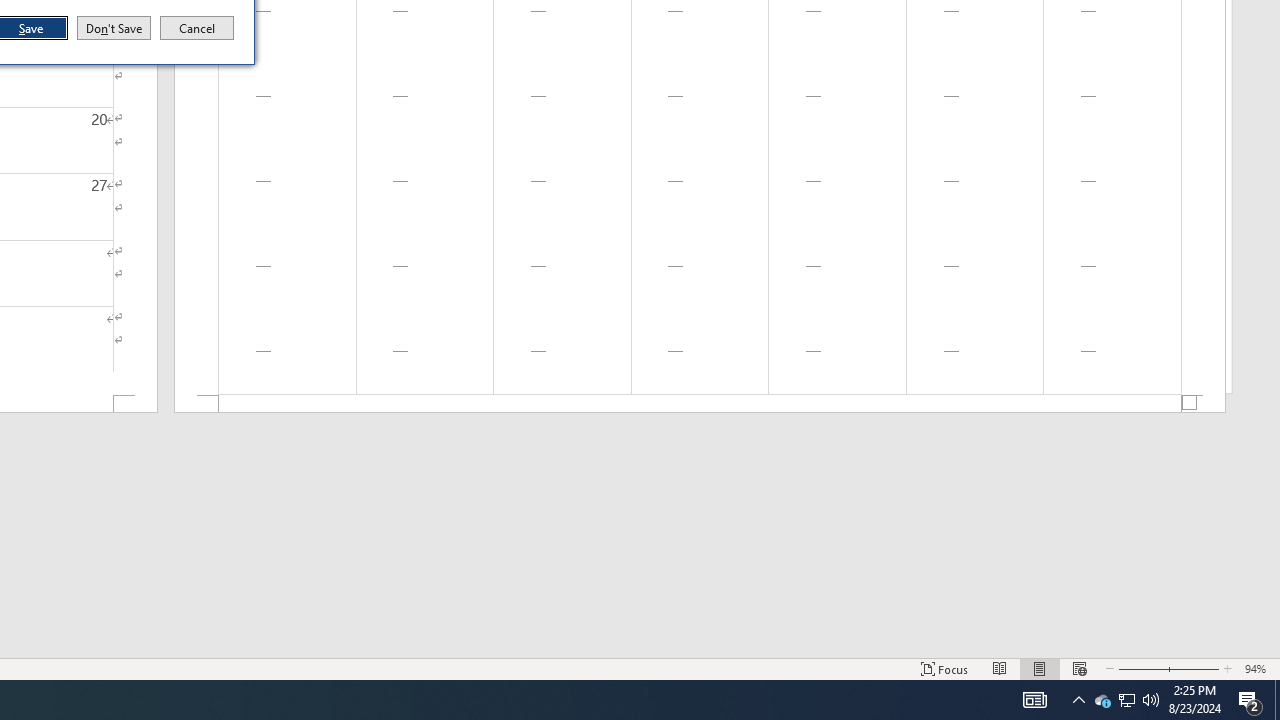  Describe the element at coordinates (1250, 698) in the screenshot. I see `'Action Center, 2 new notifications'` at that location.